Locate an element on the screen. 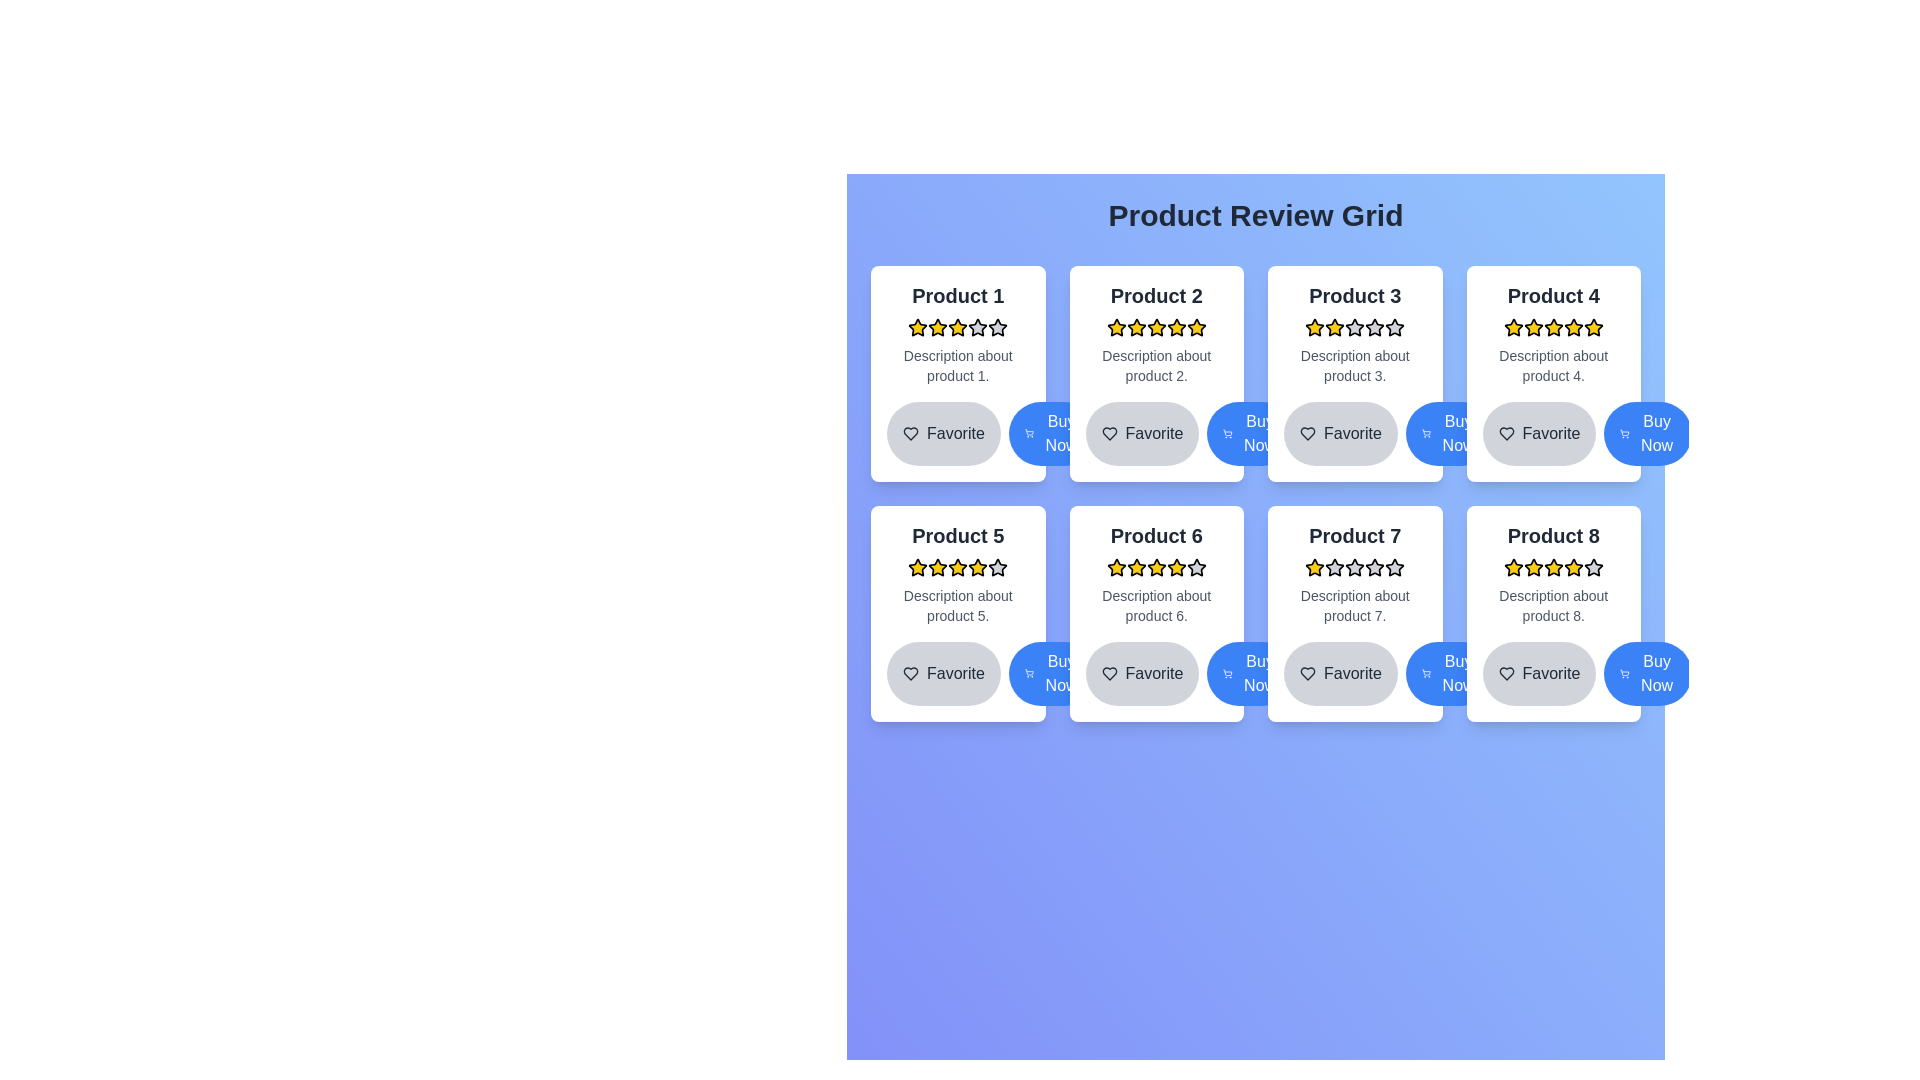 The height and width of the screenshot is (1080, 1920). on the fifth rating star icon for 'Product 2' in the 'Product Review Grid' is located at coordinates (1176, 326).